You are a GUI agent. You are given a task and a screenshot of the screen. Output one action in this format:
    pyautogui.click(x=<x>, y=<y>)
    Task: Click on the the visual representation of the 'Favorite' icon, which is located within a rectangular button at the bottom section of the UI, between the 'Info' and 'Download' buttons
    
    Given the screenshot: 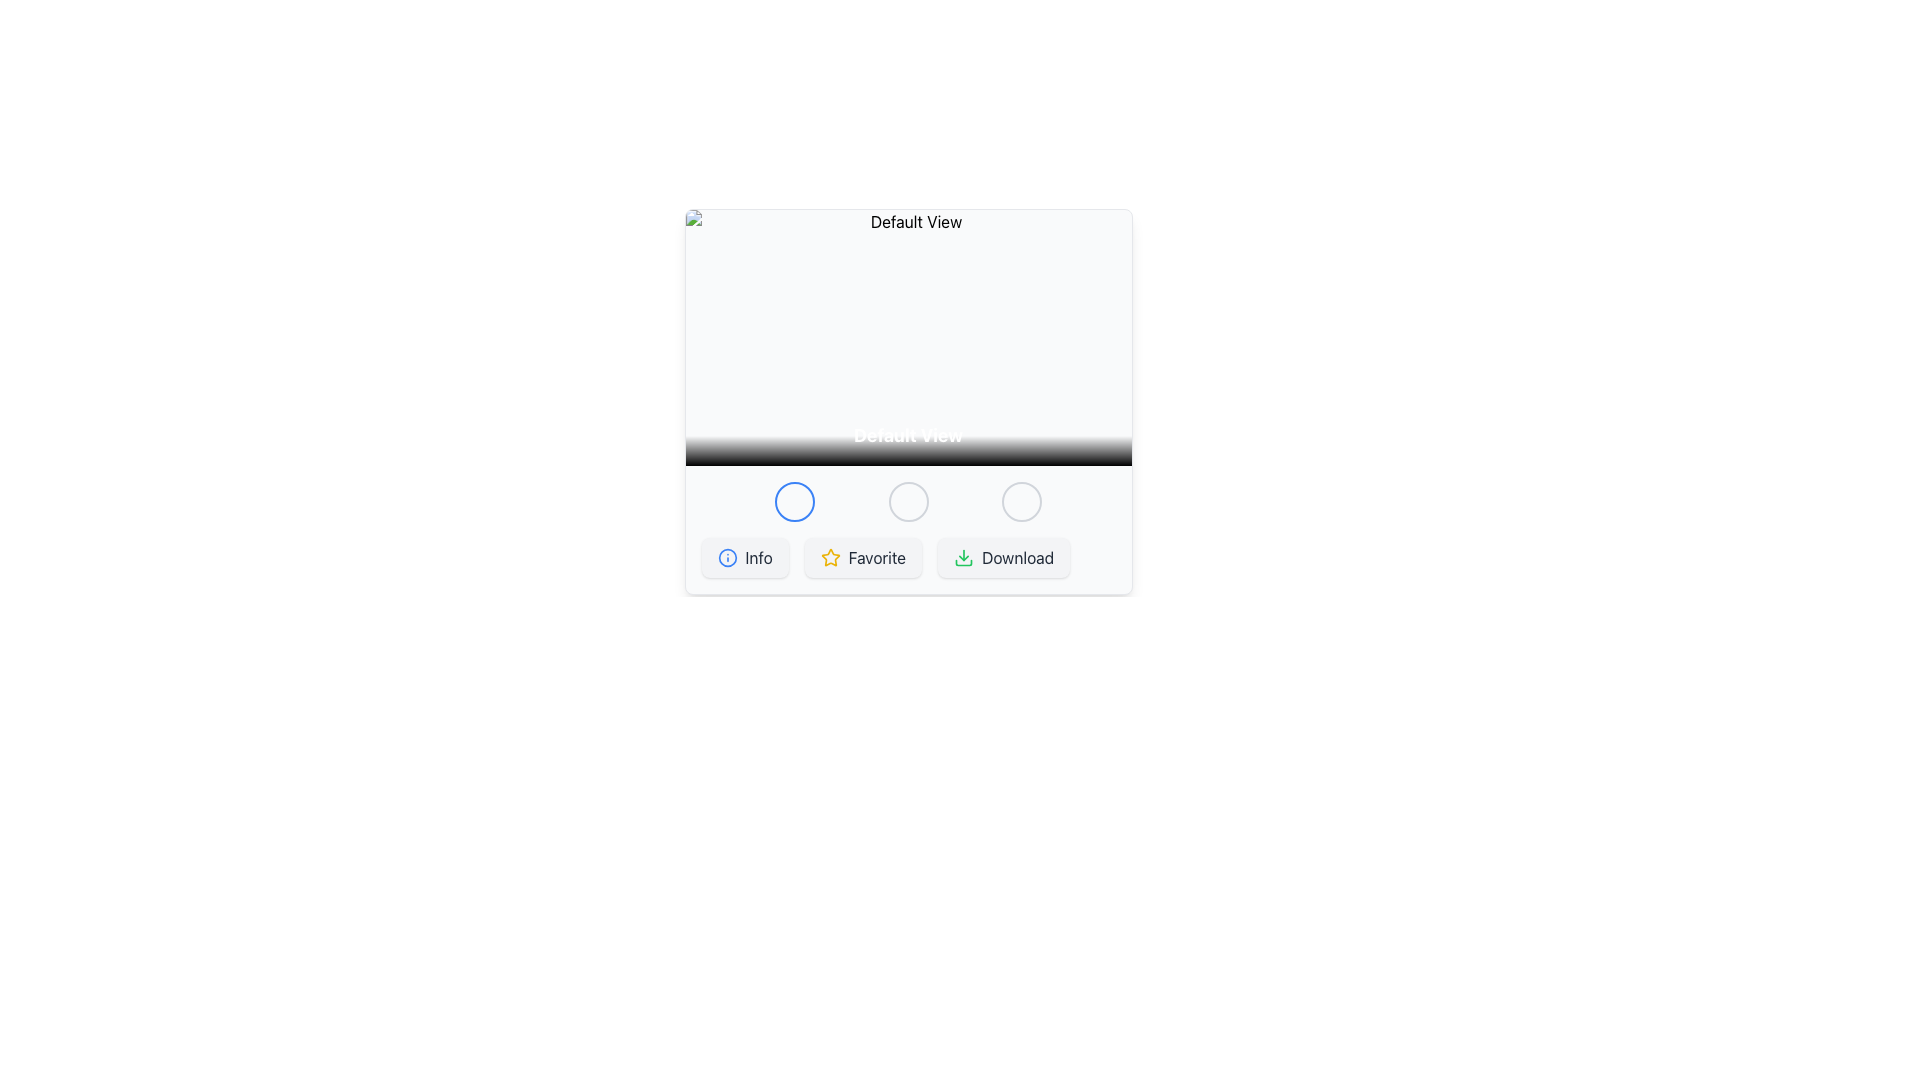 What is the action you would take?
    pyautogui.click(x=830, y=558)
    